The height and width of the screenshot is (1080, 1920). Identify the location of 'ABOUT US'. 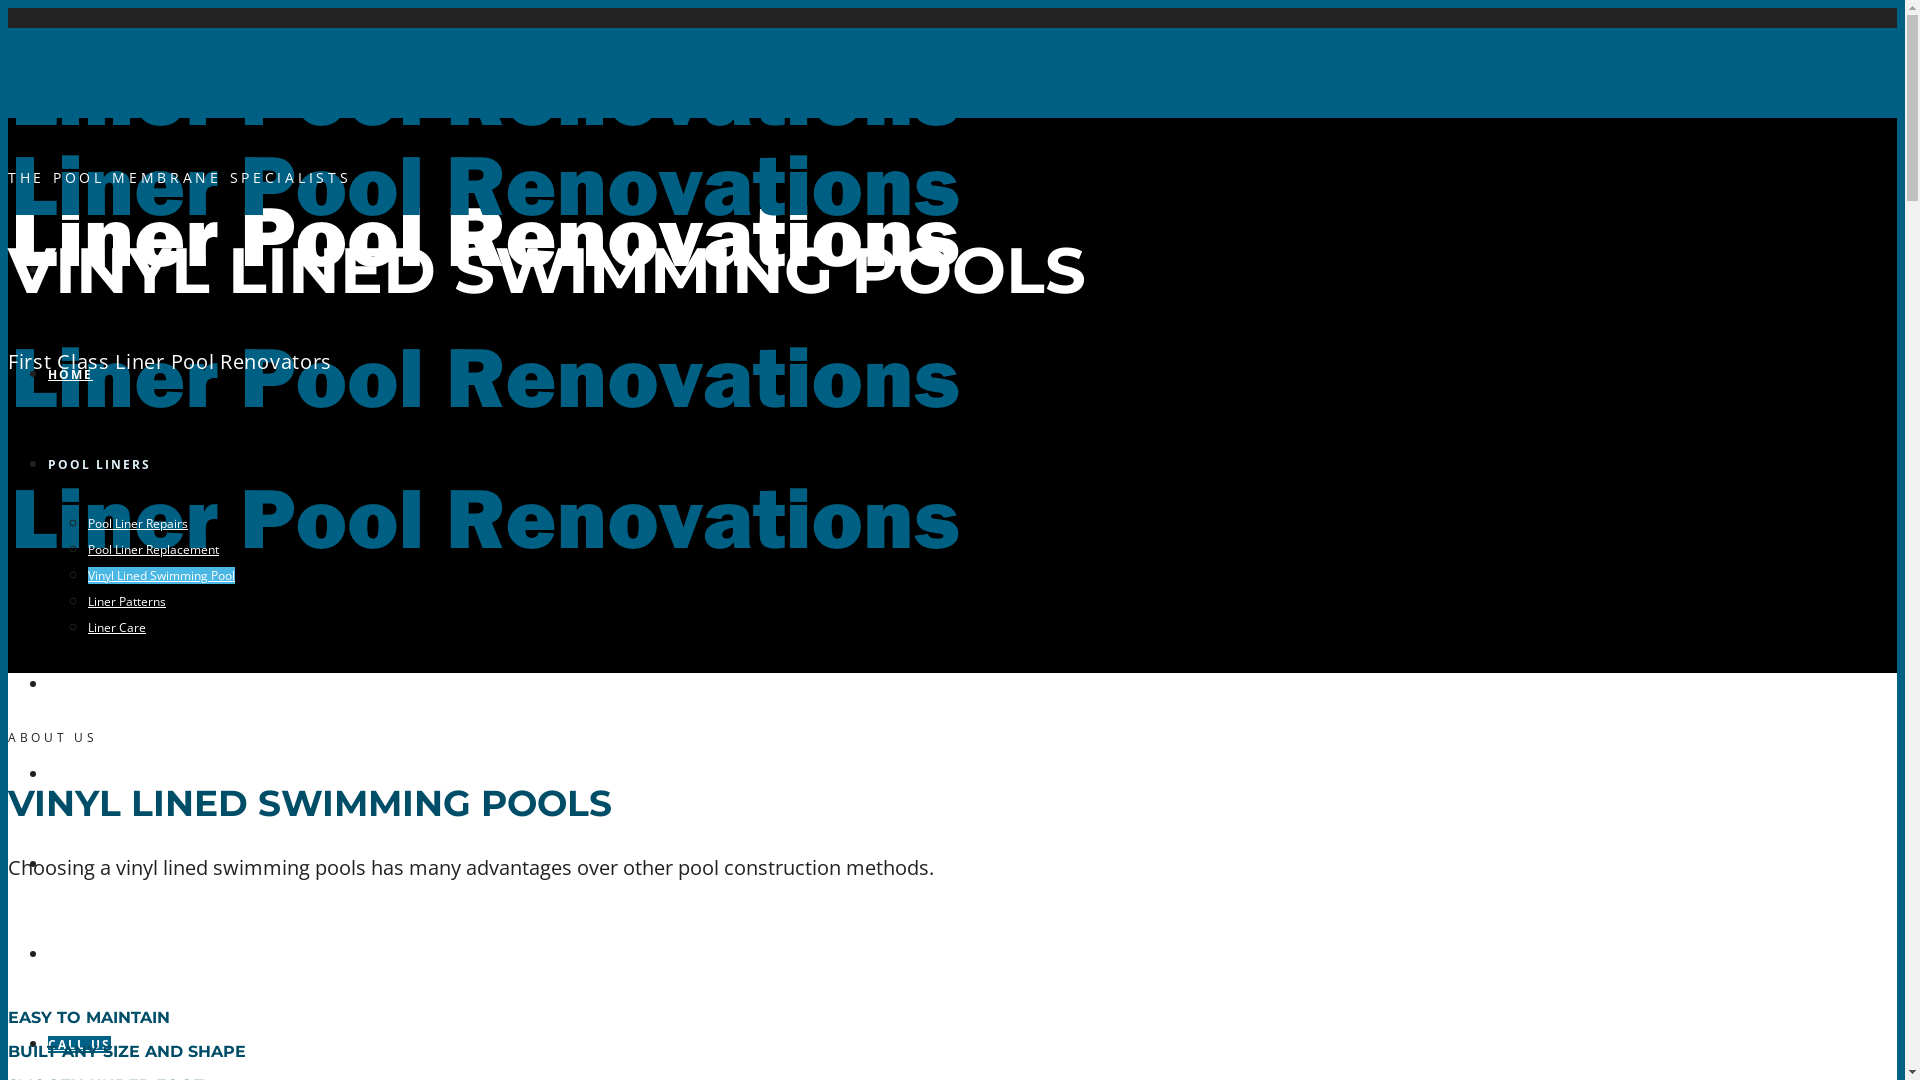
(85, 863).